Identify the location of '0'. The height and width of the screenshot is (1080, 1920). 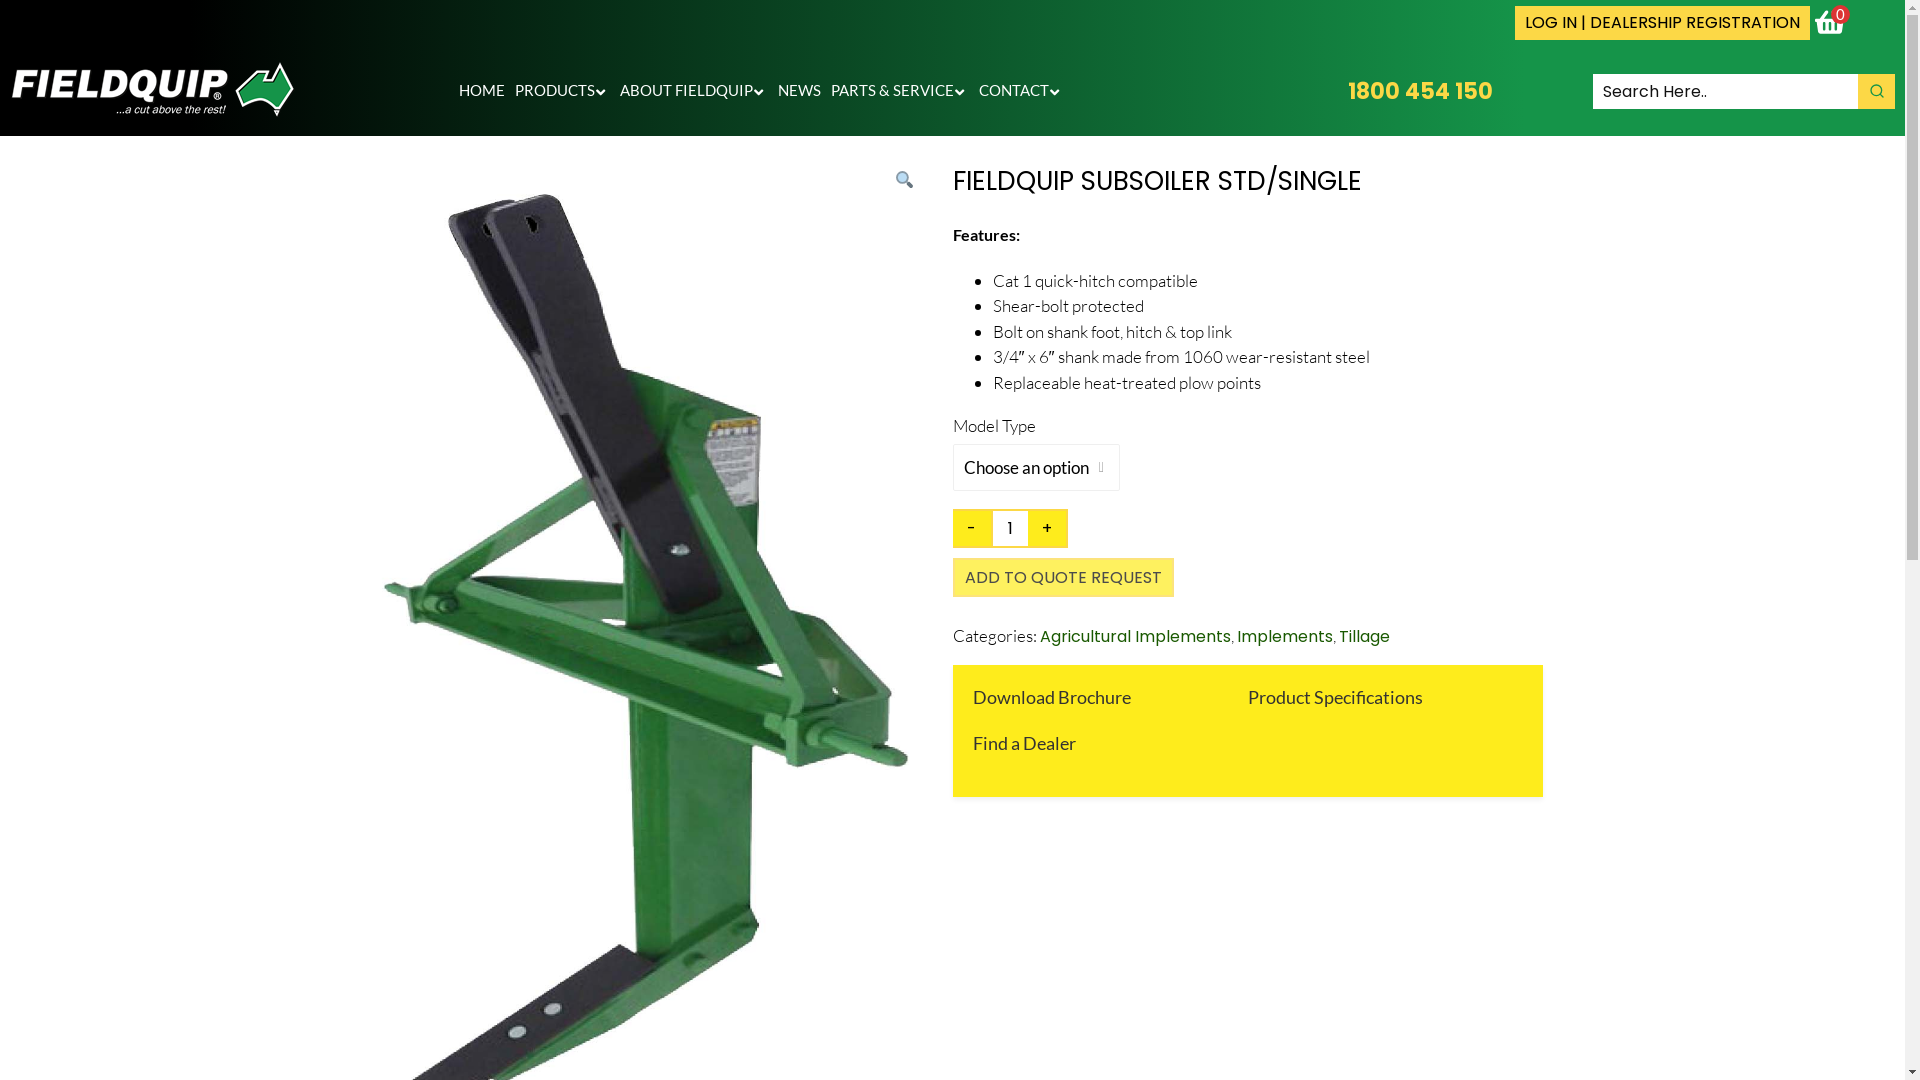
(1832, 23).